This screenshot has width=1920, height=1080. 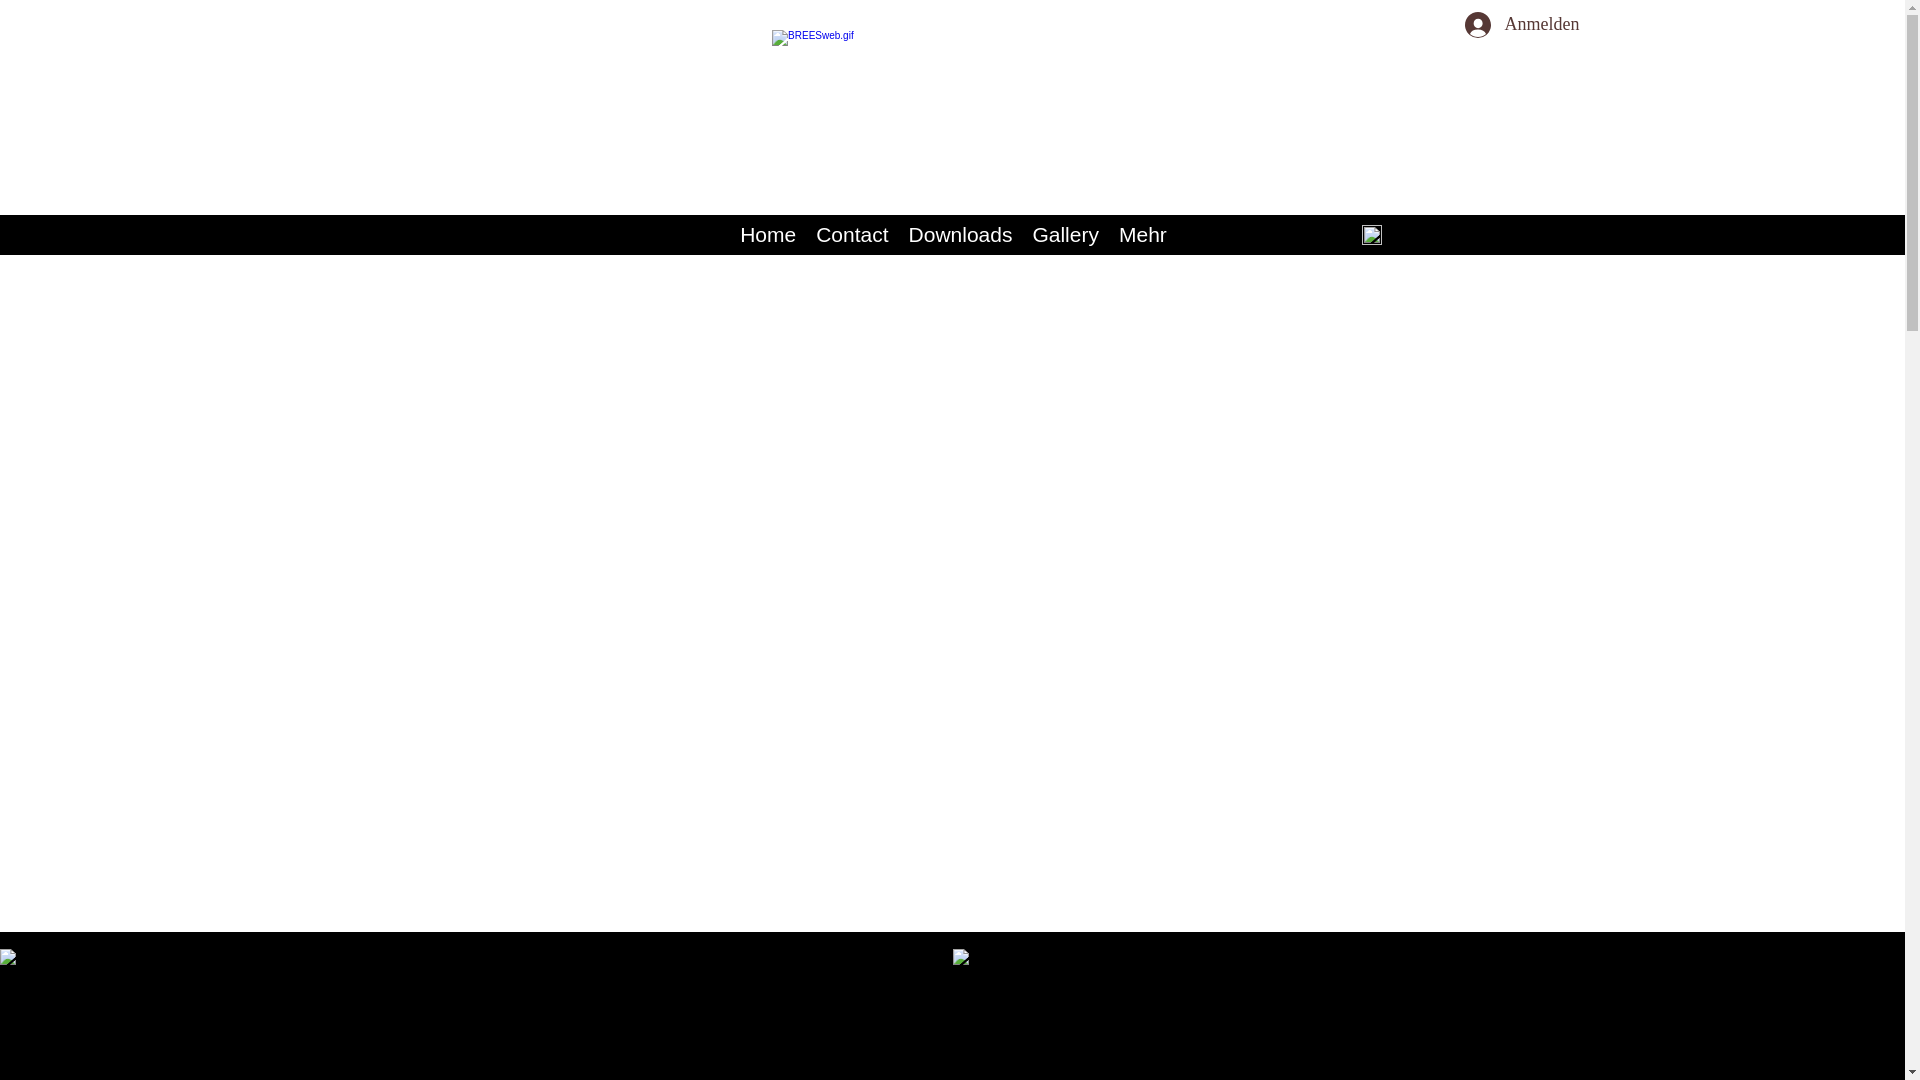 I want to click on 'Gallery', so click(x=1064, y=234).